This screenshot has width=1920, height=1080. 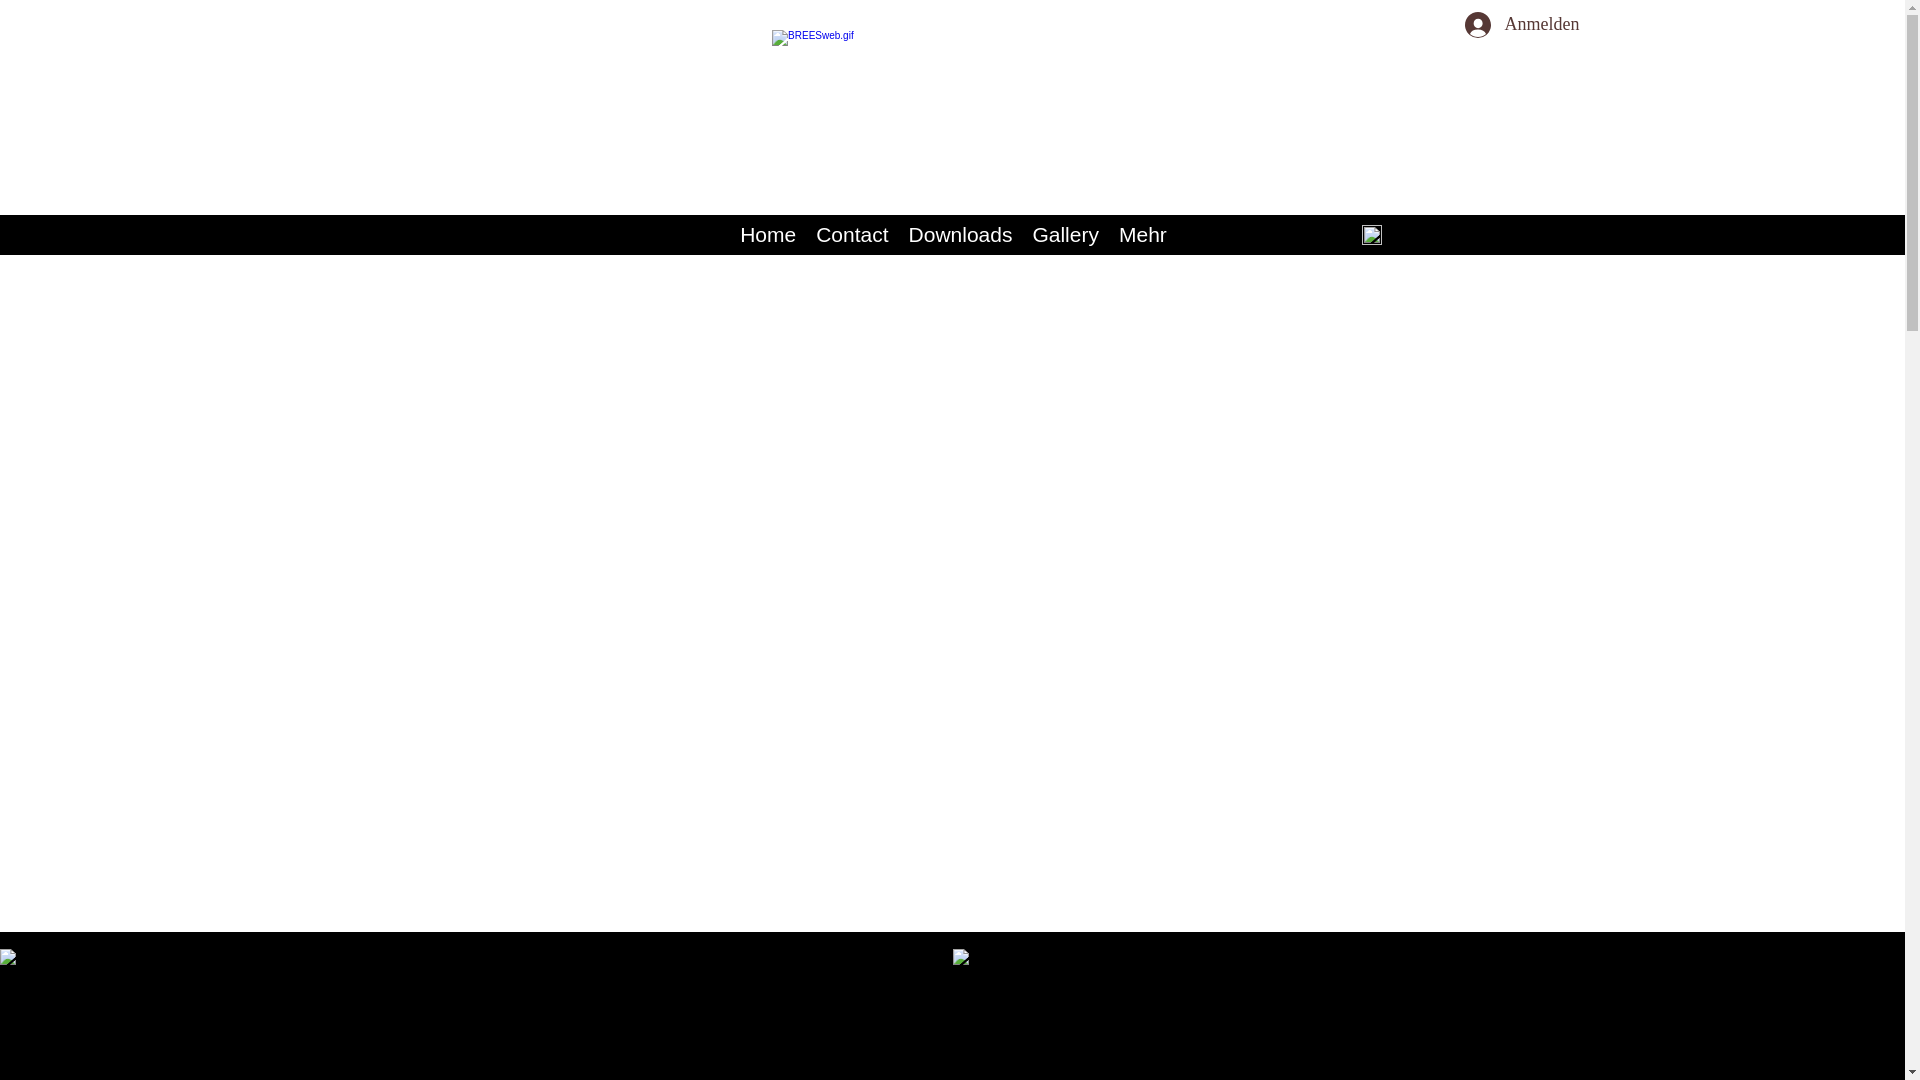 I want to click on 'Gallery', so click(x=1064, y=234).